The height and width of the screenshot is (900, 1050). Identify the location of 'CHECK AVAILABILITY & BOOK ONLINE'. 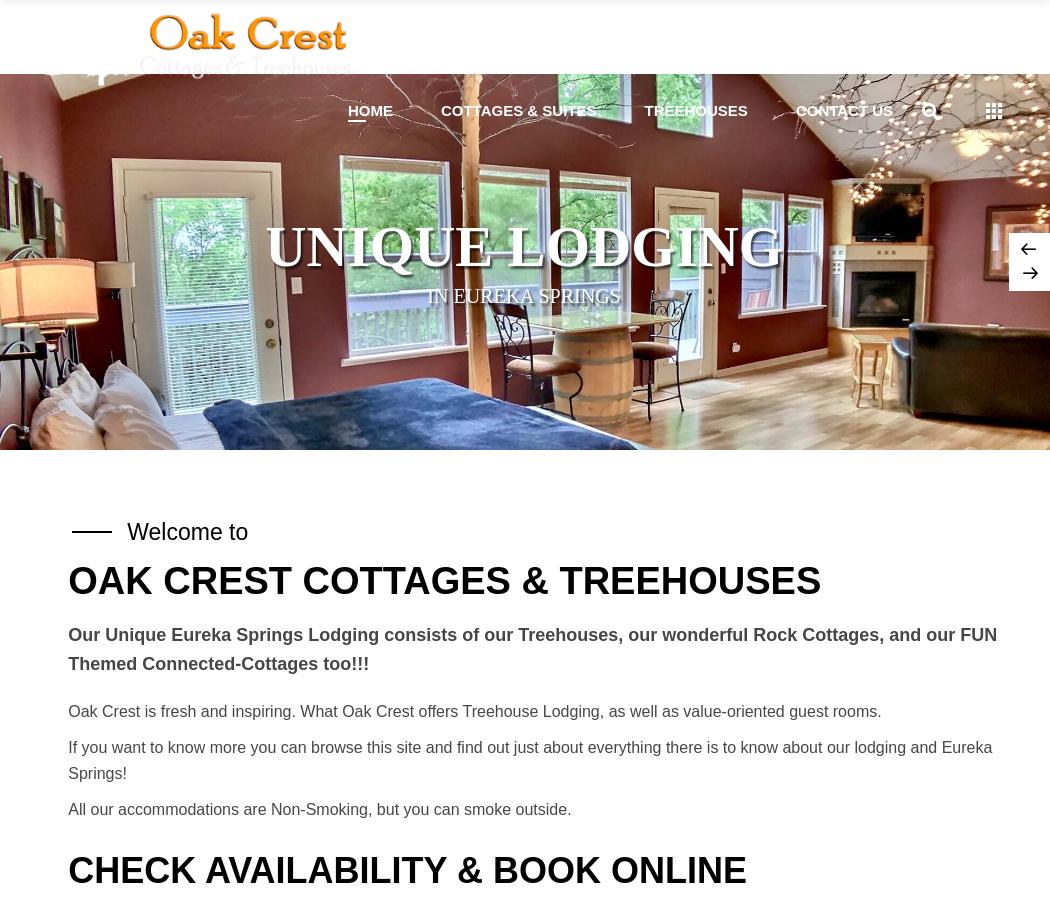
(406, 870).